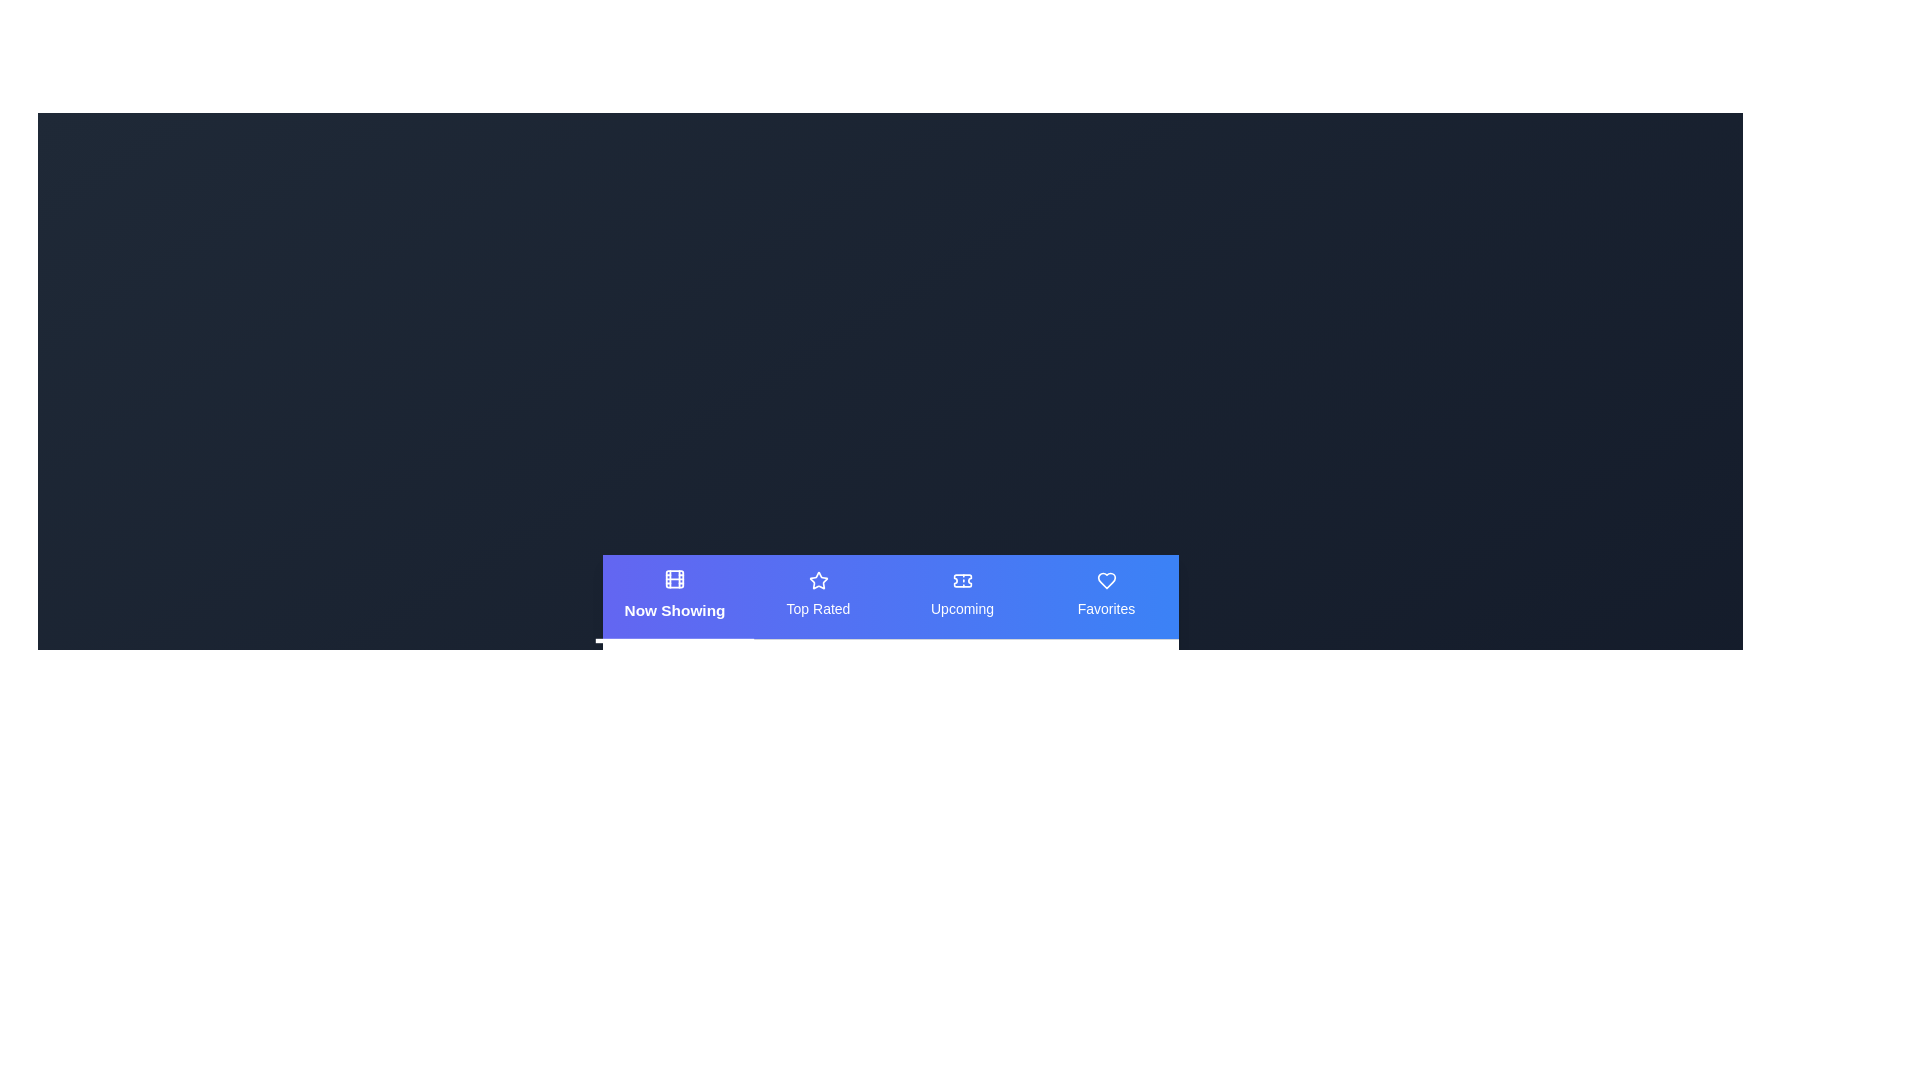  I want to click on the SVG Icon that represents the 'Now Showing' section in the navigation bar, which is positioned centrally above the corresponding text, so click(674, 578).